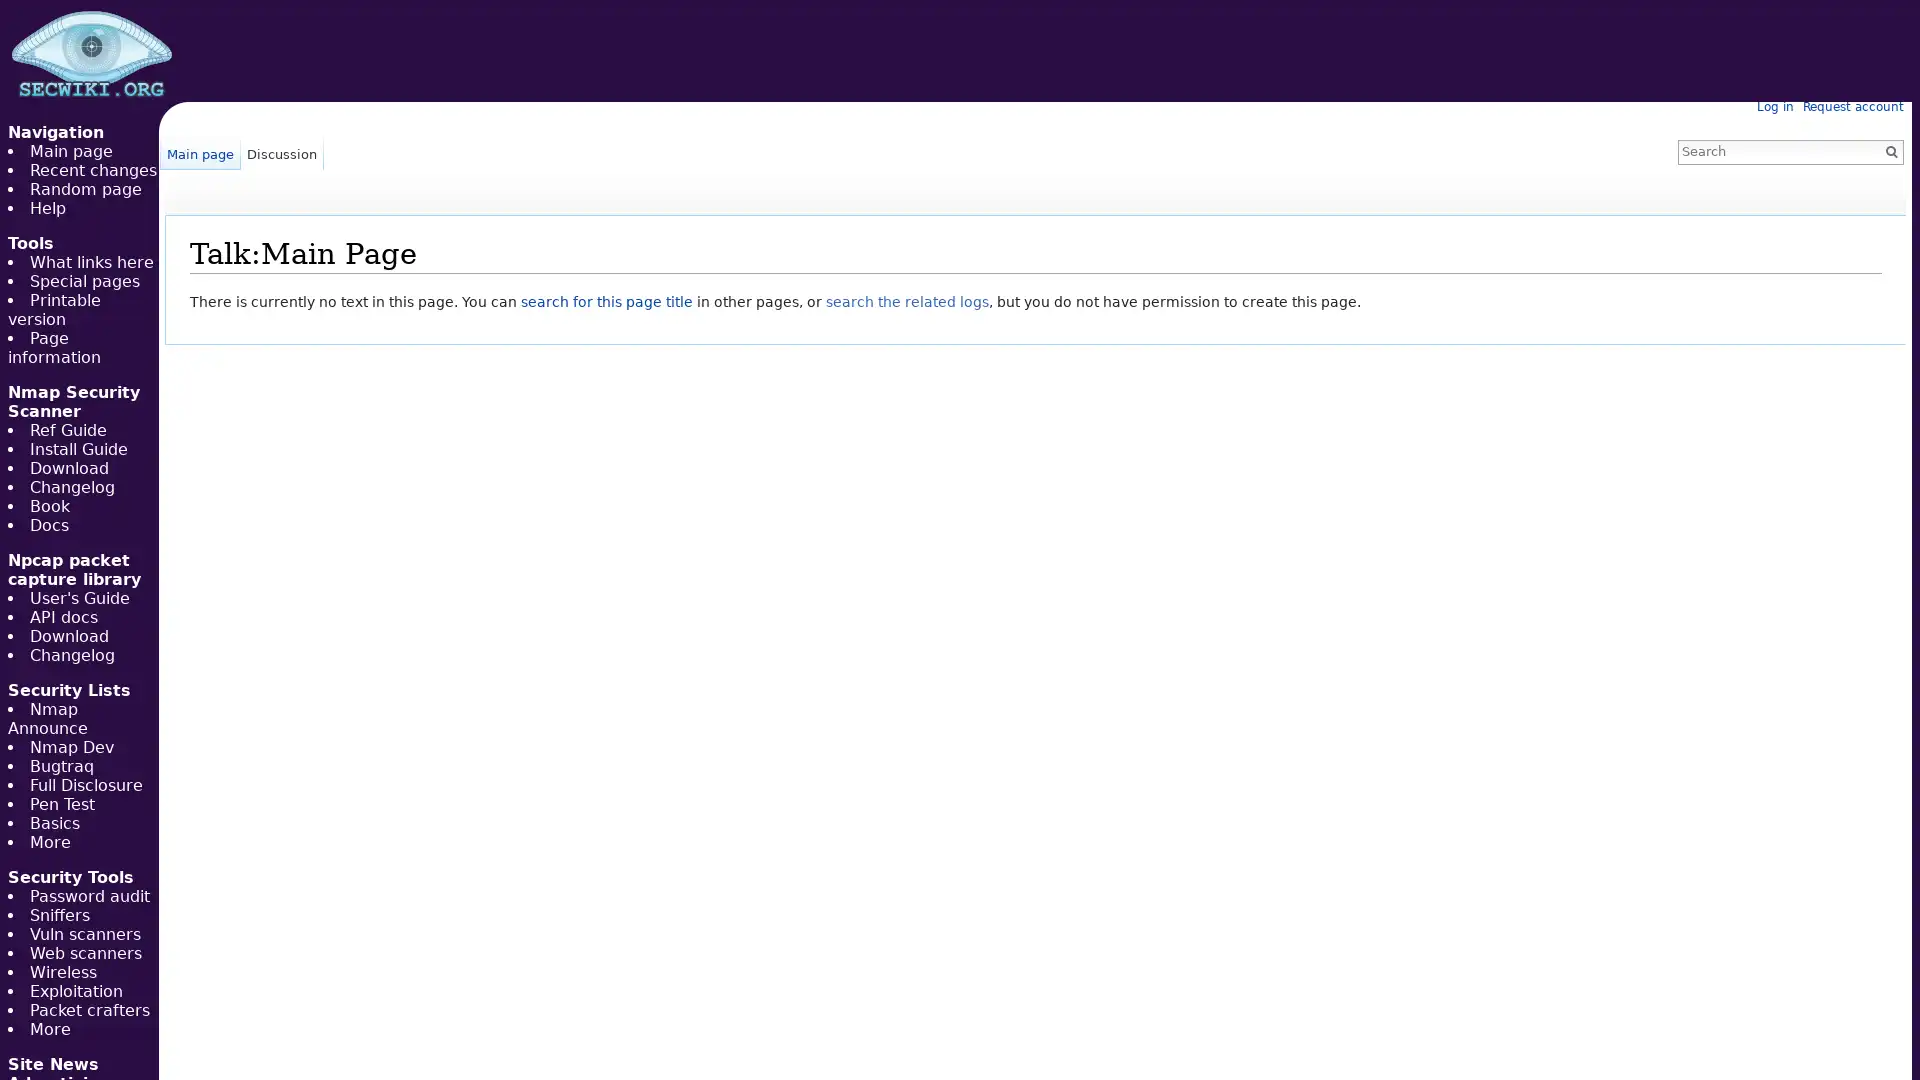  I want to click on Go, so click(1890, 150).